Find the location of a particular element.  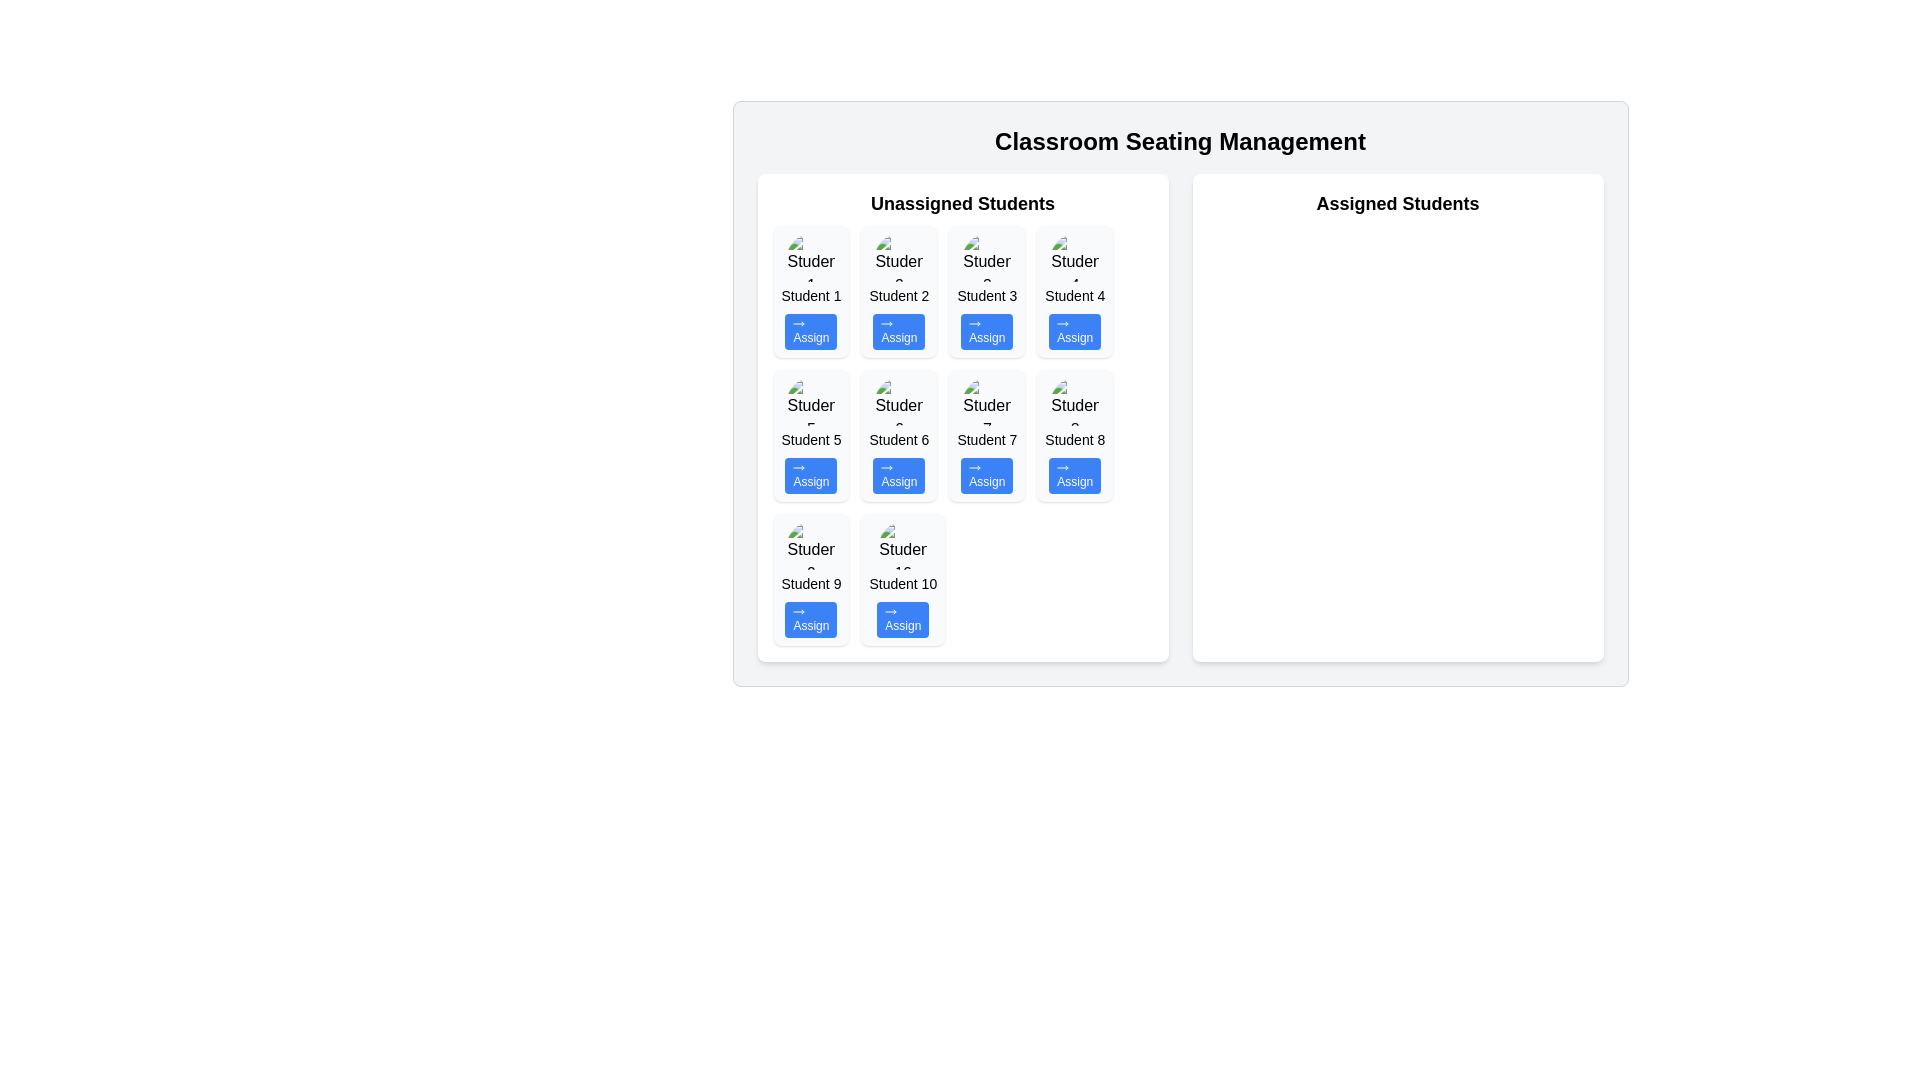

the rightward arrow icon inside the 'Assign' button for 'Student 7' located in the unassigned students section is located at coordinates (975, 467).